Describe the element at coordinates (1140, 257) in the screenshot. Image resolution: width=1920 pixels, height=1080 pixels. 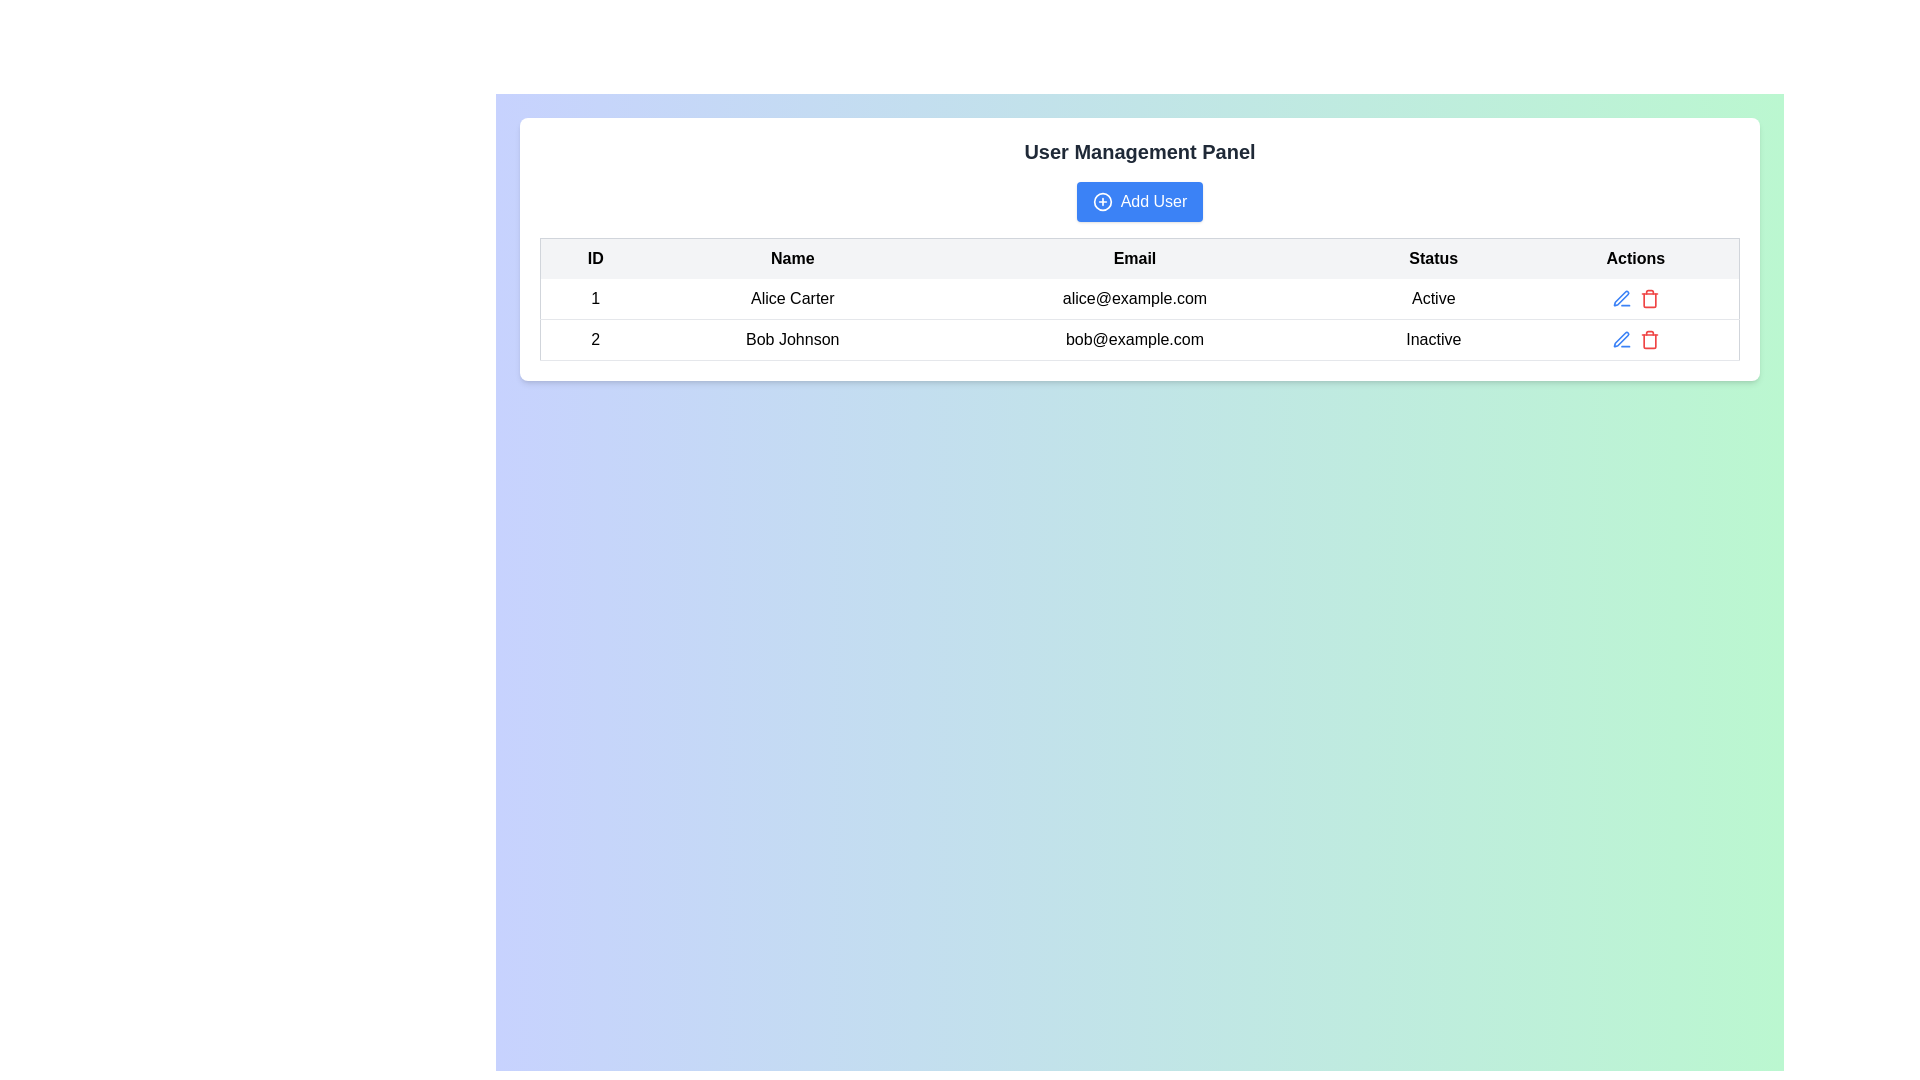
I see `text of the headers in the Table Header Row located below the 'Add User' button in the 'User Management Panel'` at that location.